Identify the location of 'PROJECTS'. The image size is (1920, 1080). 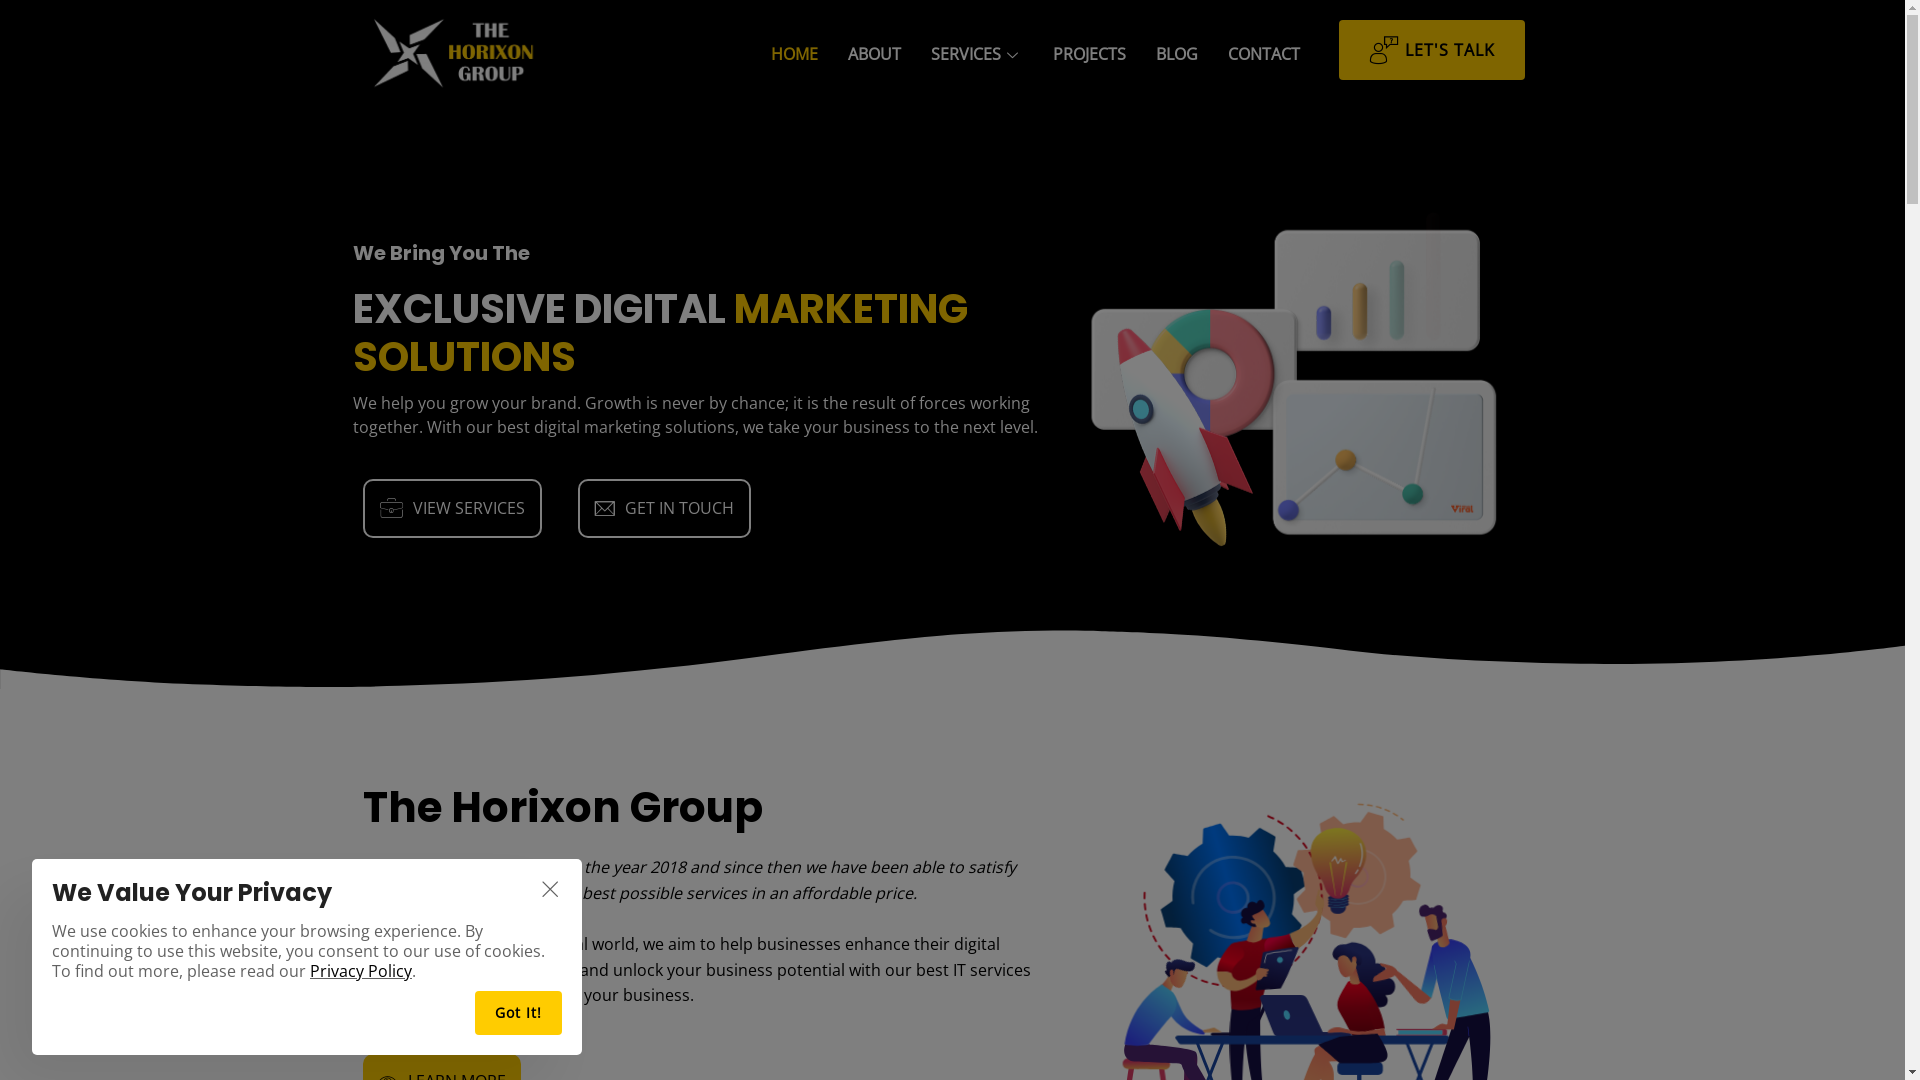
(1088, 53).